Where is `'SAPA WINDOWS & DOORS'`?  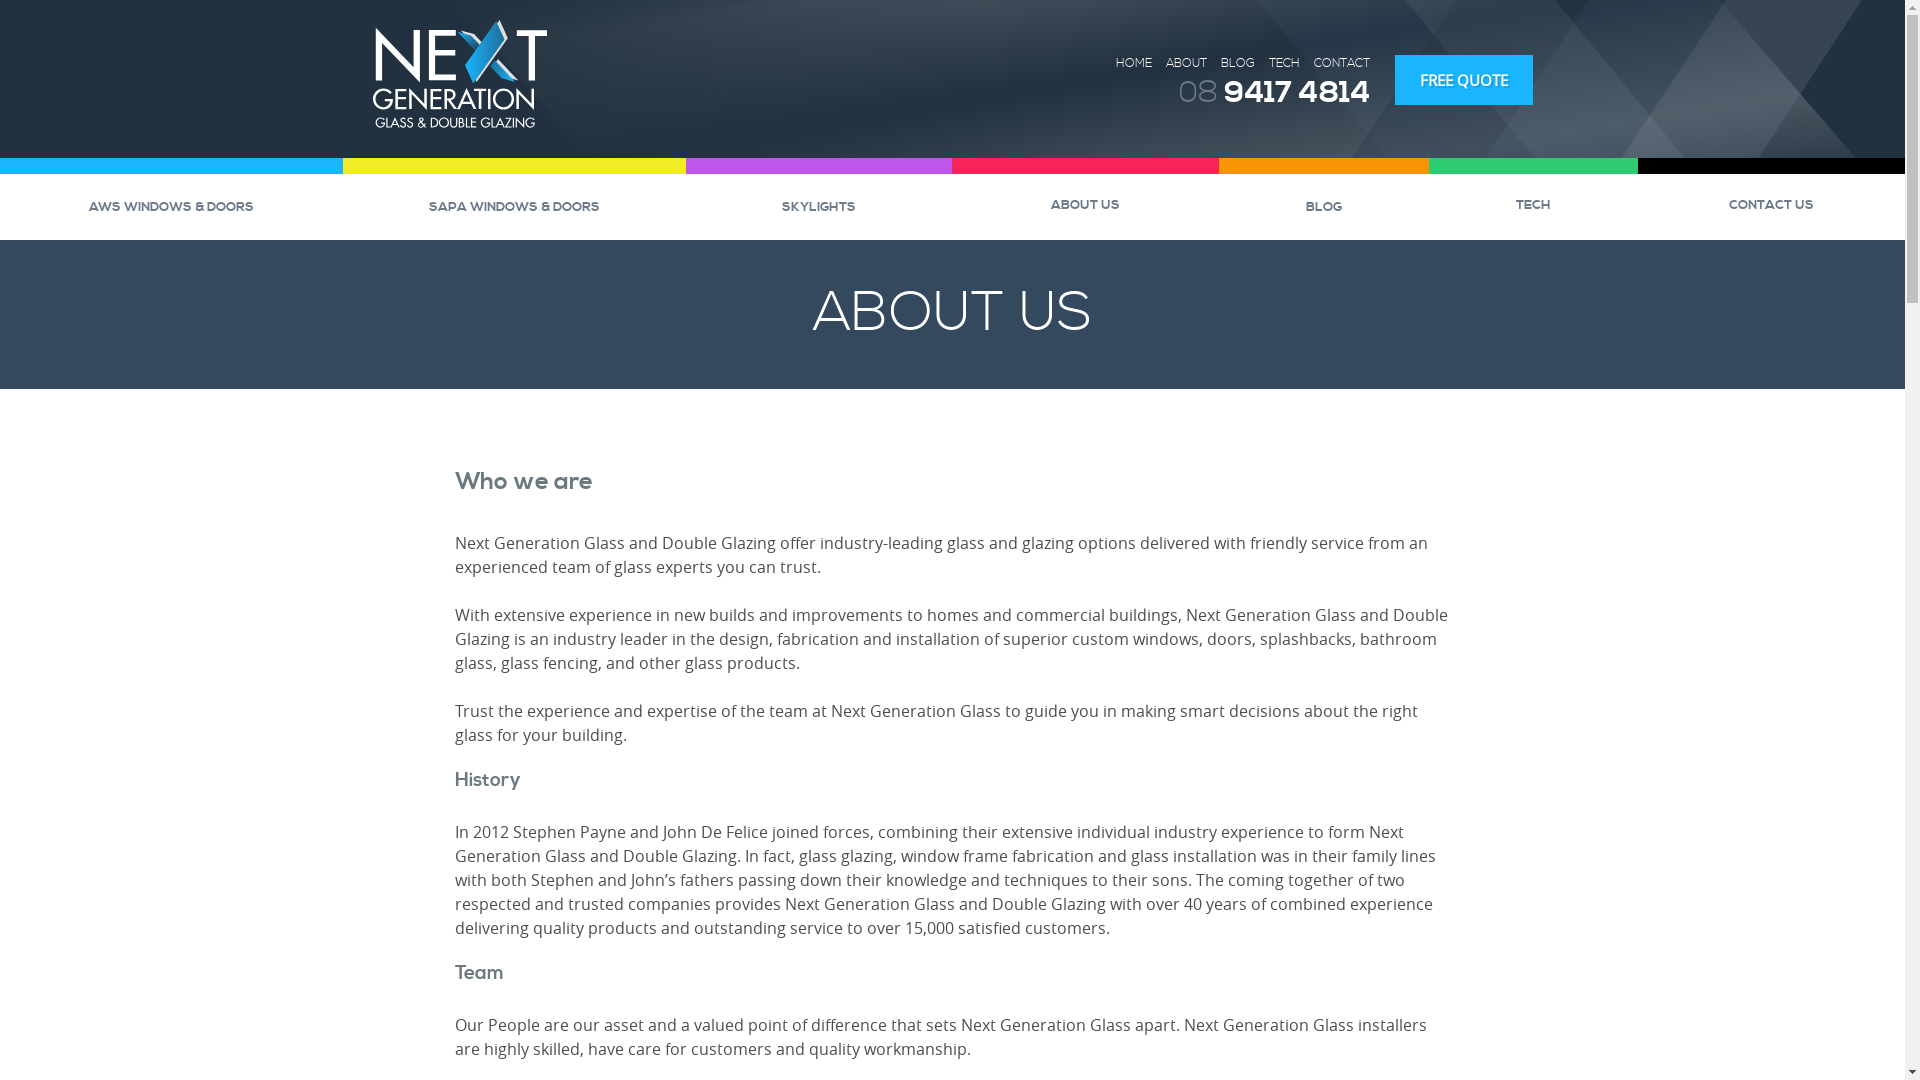
'SAPA WINDOWS & DOORS' is located at coordinates (514, 205).